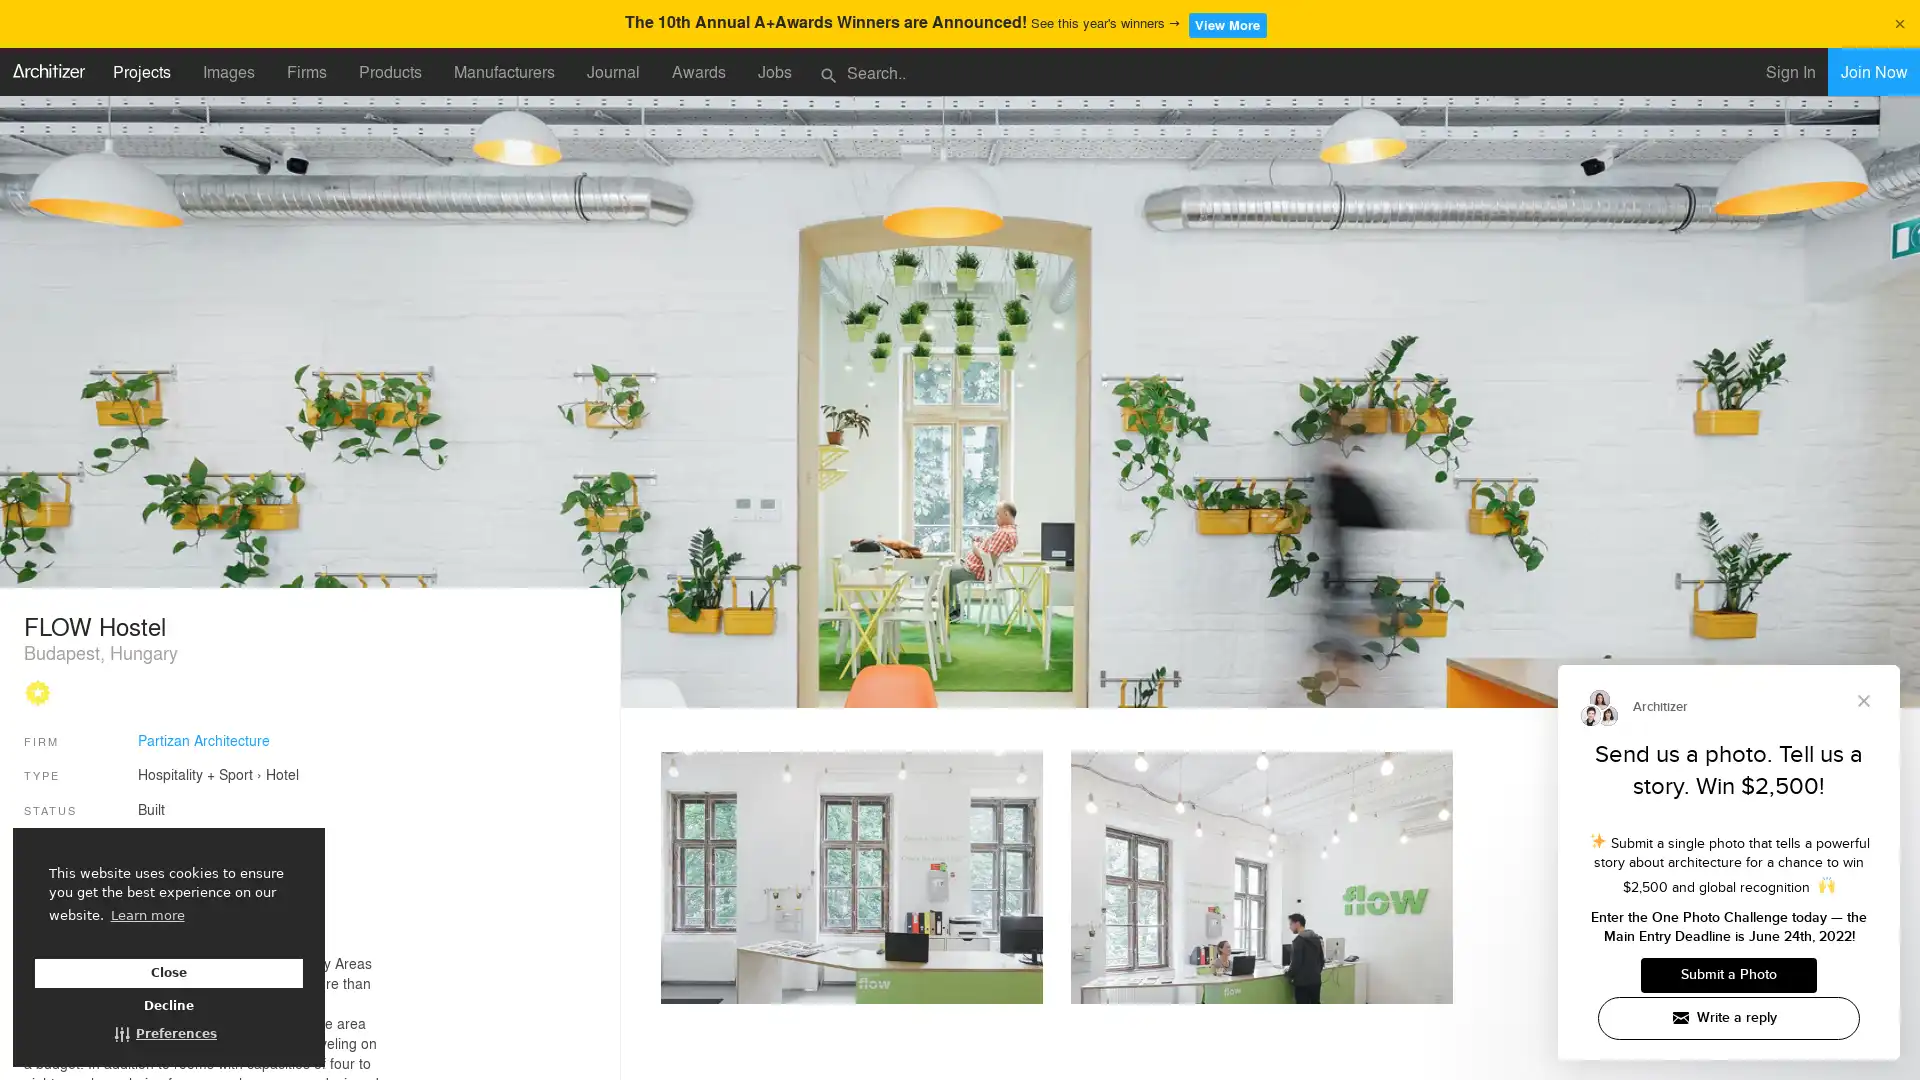 This screenshot has height=1080, width=1920. Describe the element at coordinates (168, 972) in the screenshot. I see `dismiss cookie message` at that location.